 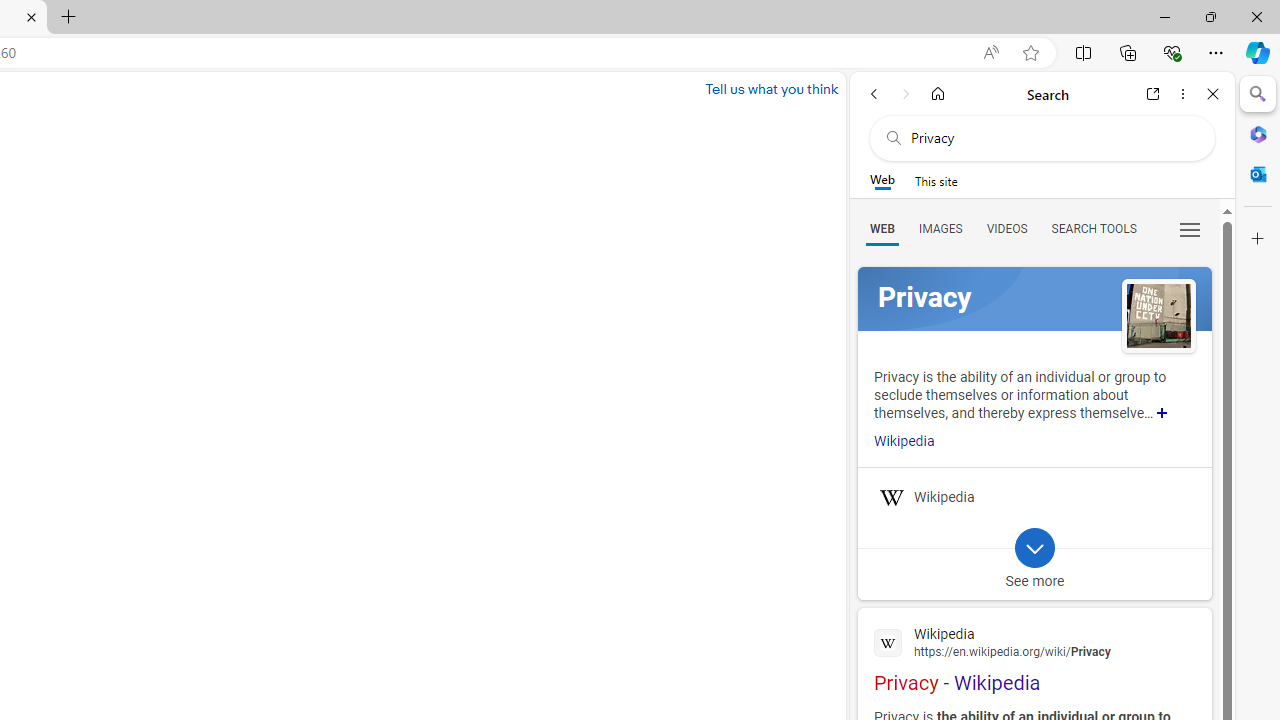 I want to click on 'WEB  ', so click(x=881, y=227).